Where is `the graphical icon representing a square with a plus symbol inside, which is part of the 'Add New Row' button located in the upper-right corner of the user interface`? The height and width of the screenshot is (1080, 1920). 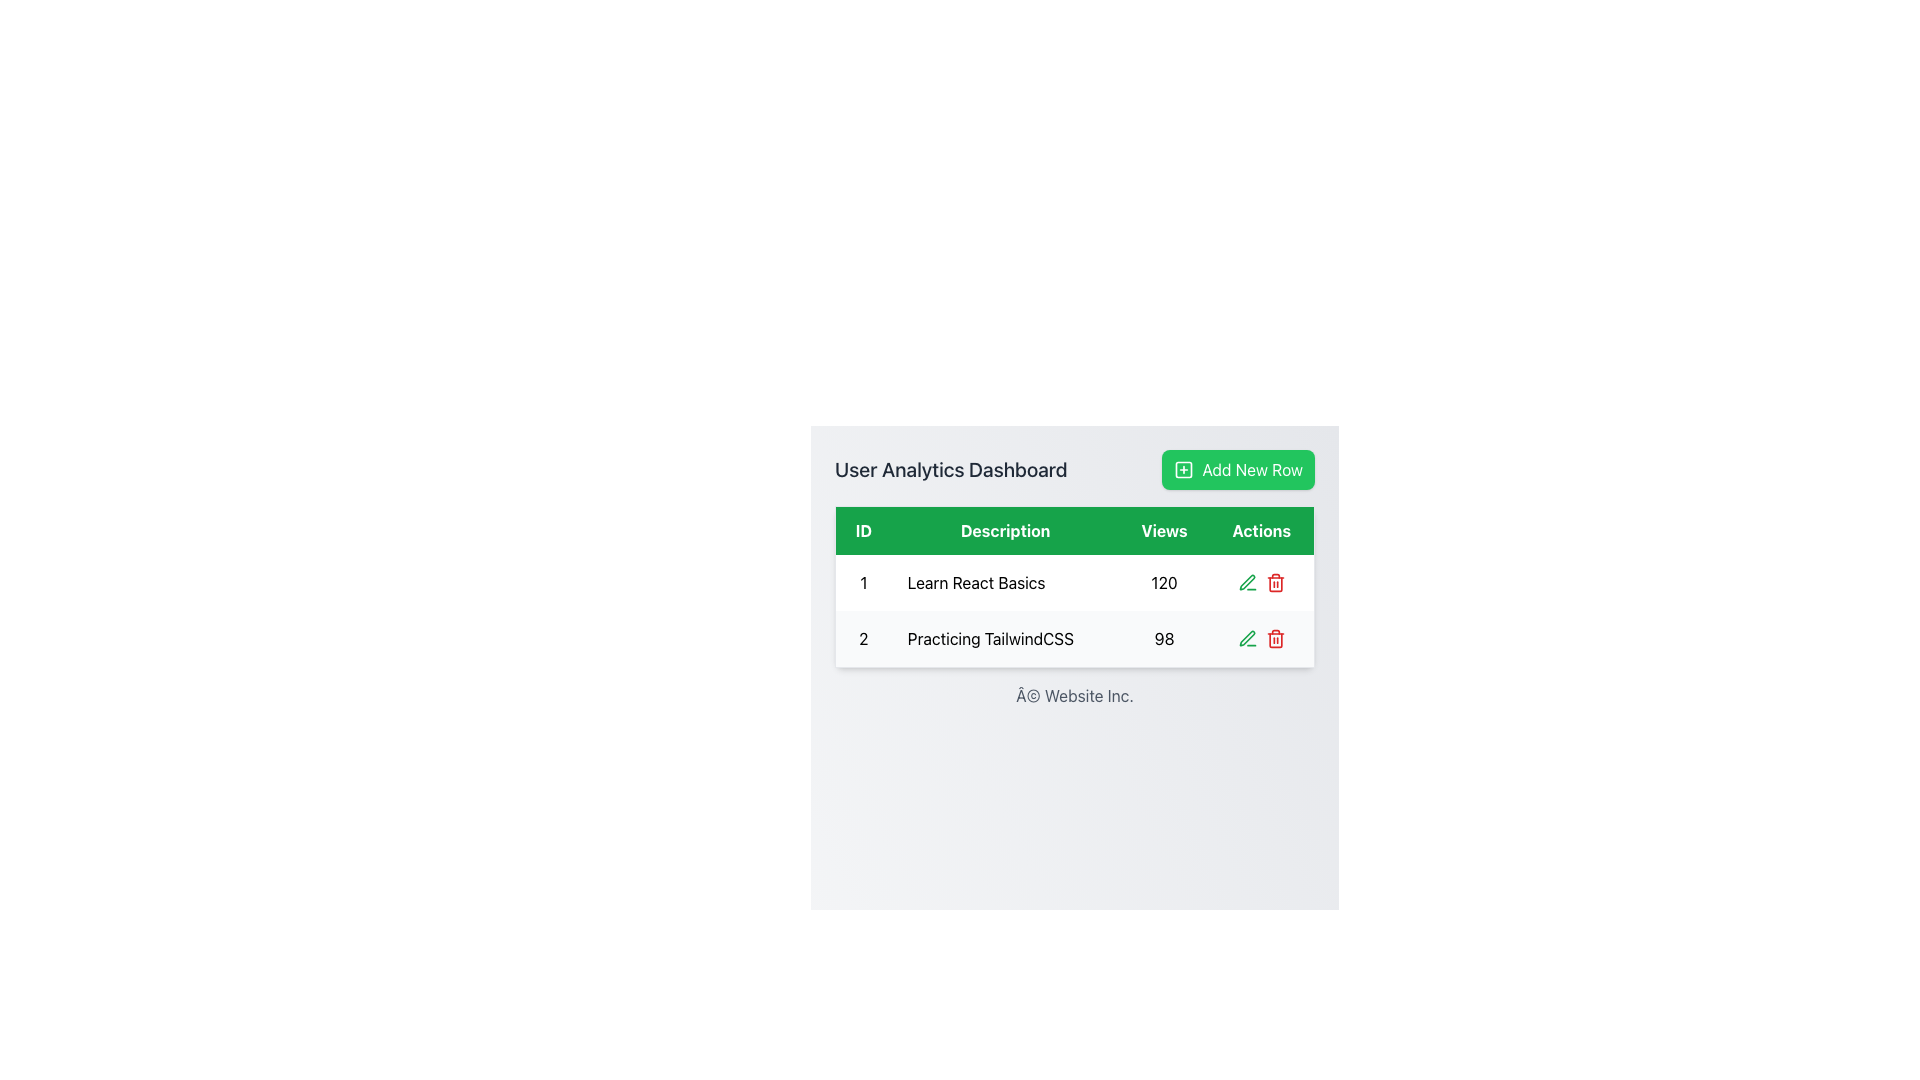
the graphical icon representing a square with a plus symbol inside, which is part of the 'Add New Row' button located in the upper-right corner of the user interface is located at coordinates (1184, 470).